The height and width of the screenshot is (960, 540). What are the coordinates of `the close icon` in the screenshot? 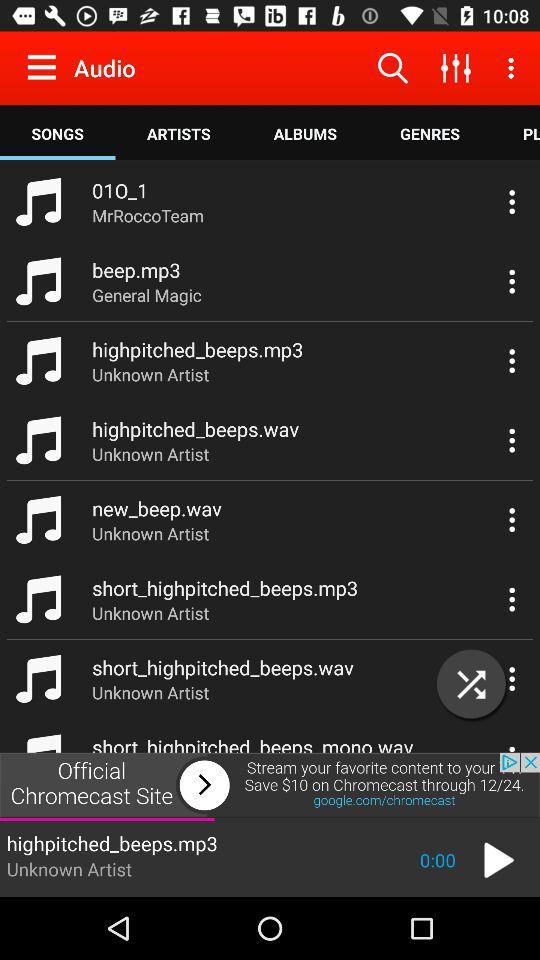 It's located at (471, 684).